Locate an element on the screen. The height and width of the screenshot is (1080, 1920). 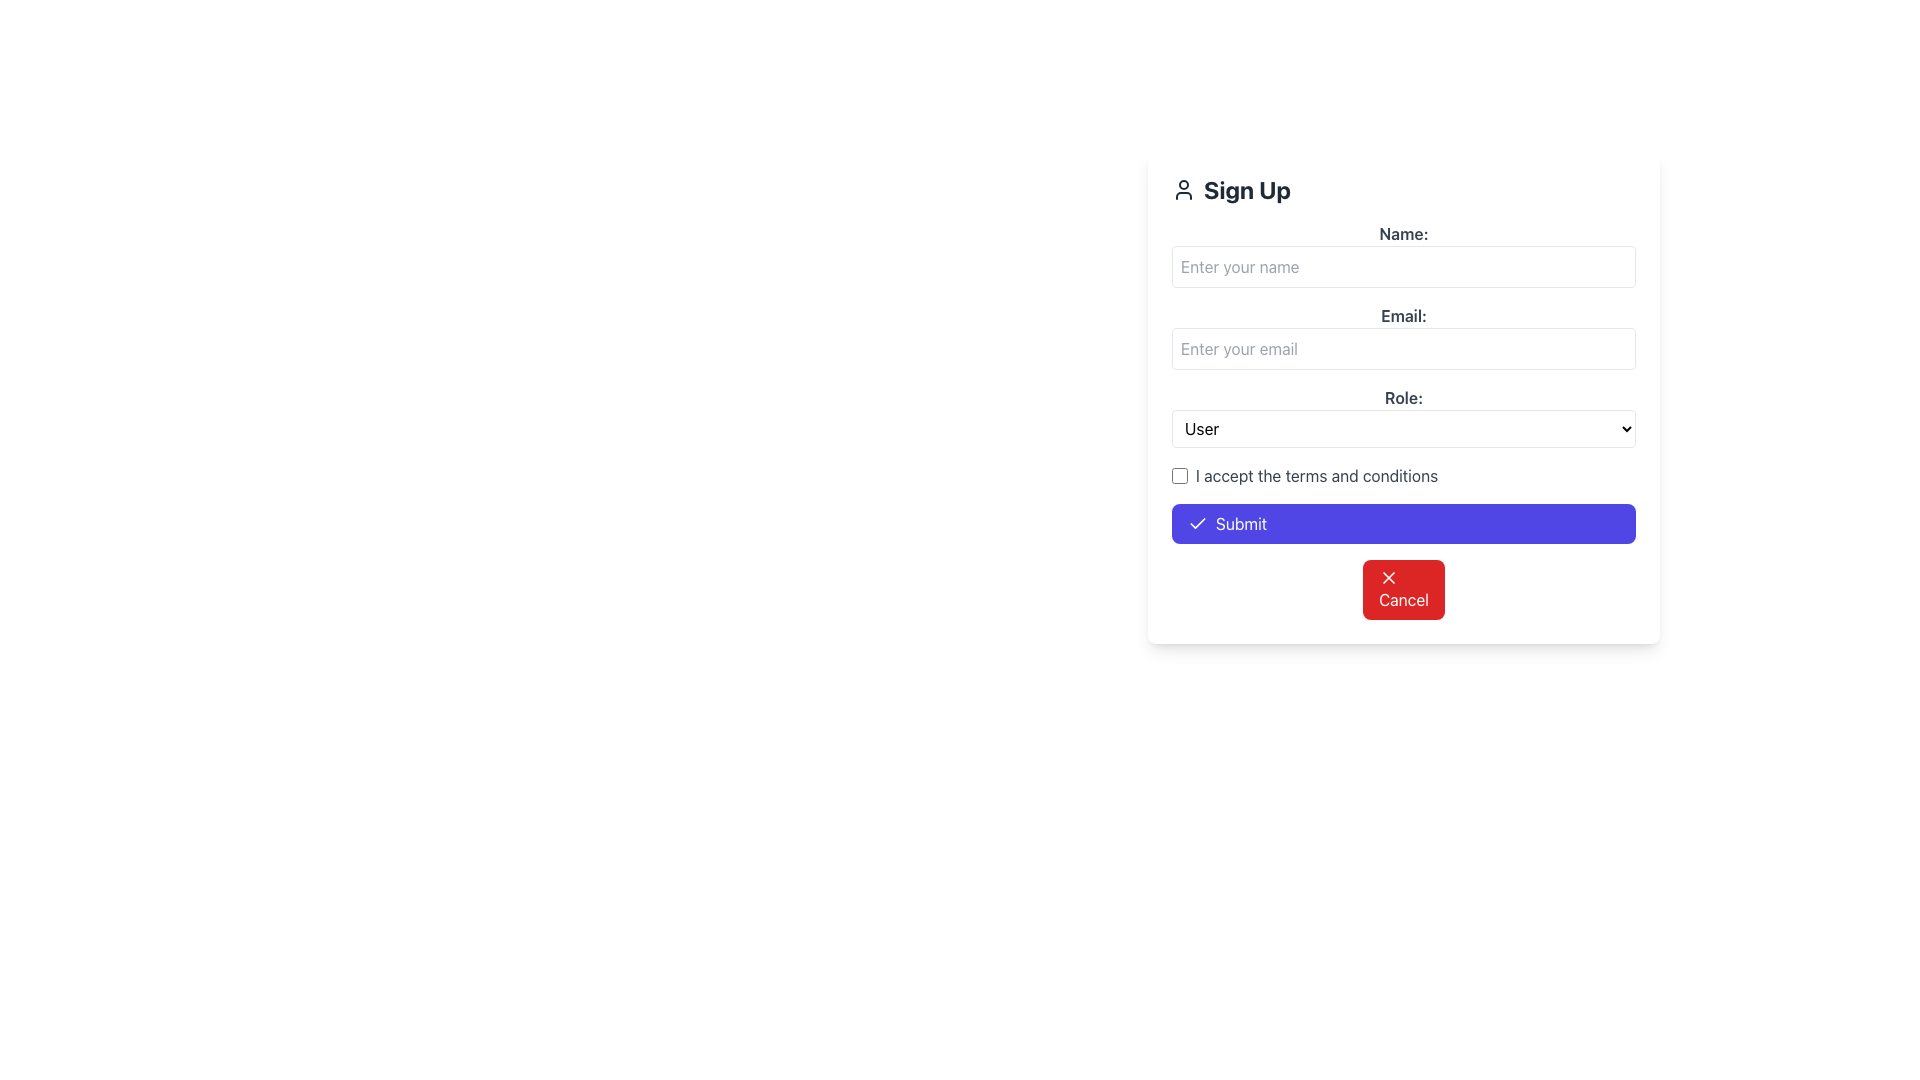
the dropdown menu labeled 'Role:' and select an option using the keyboard is located at coordinates (1402, 427).